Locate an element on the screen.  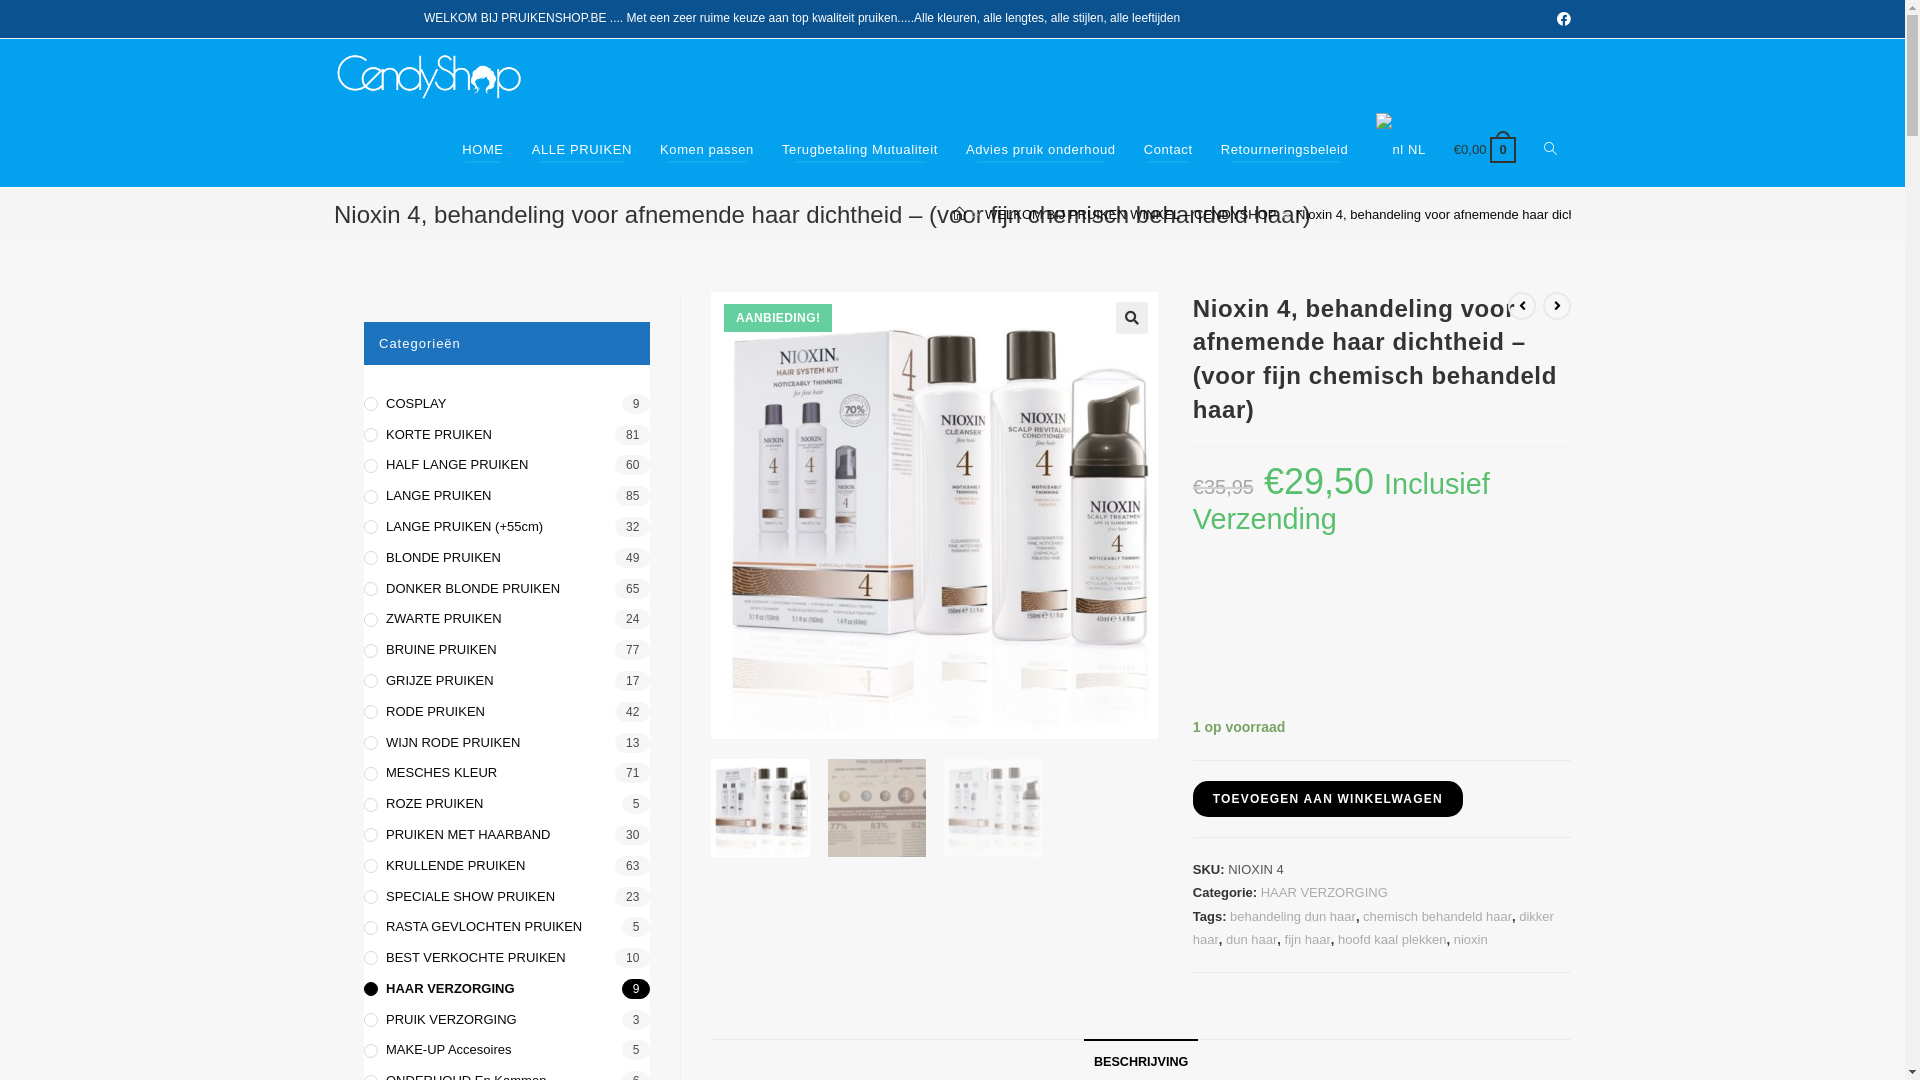
'nioxin-system-4-kit' is located at coordinates (933, 514).